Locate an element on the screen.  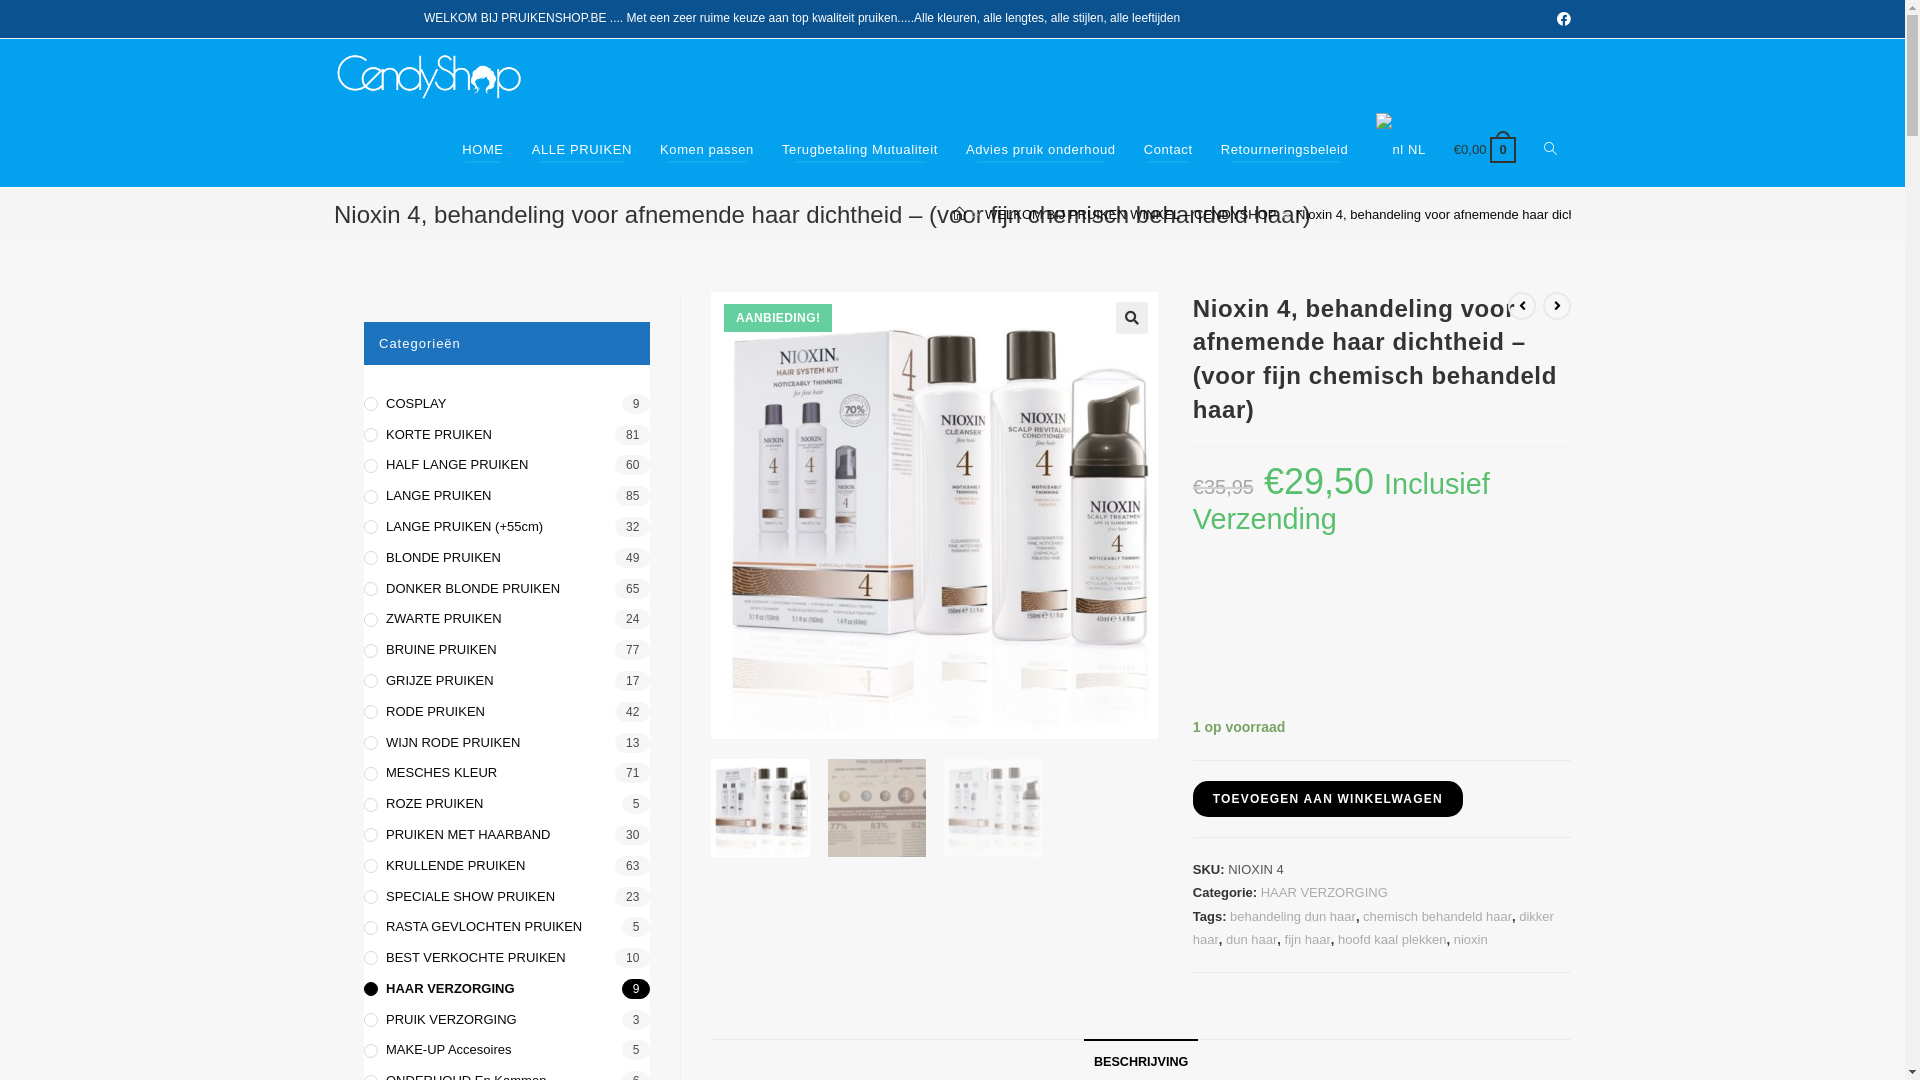
'nioxin-system-4-kit' is located at coordinates (933, 514).